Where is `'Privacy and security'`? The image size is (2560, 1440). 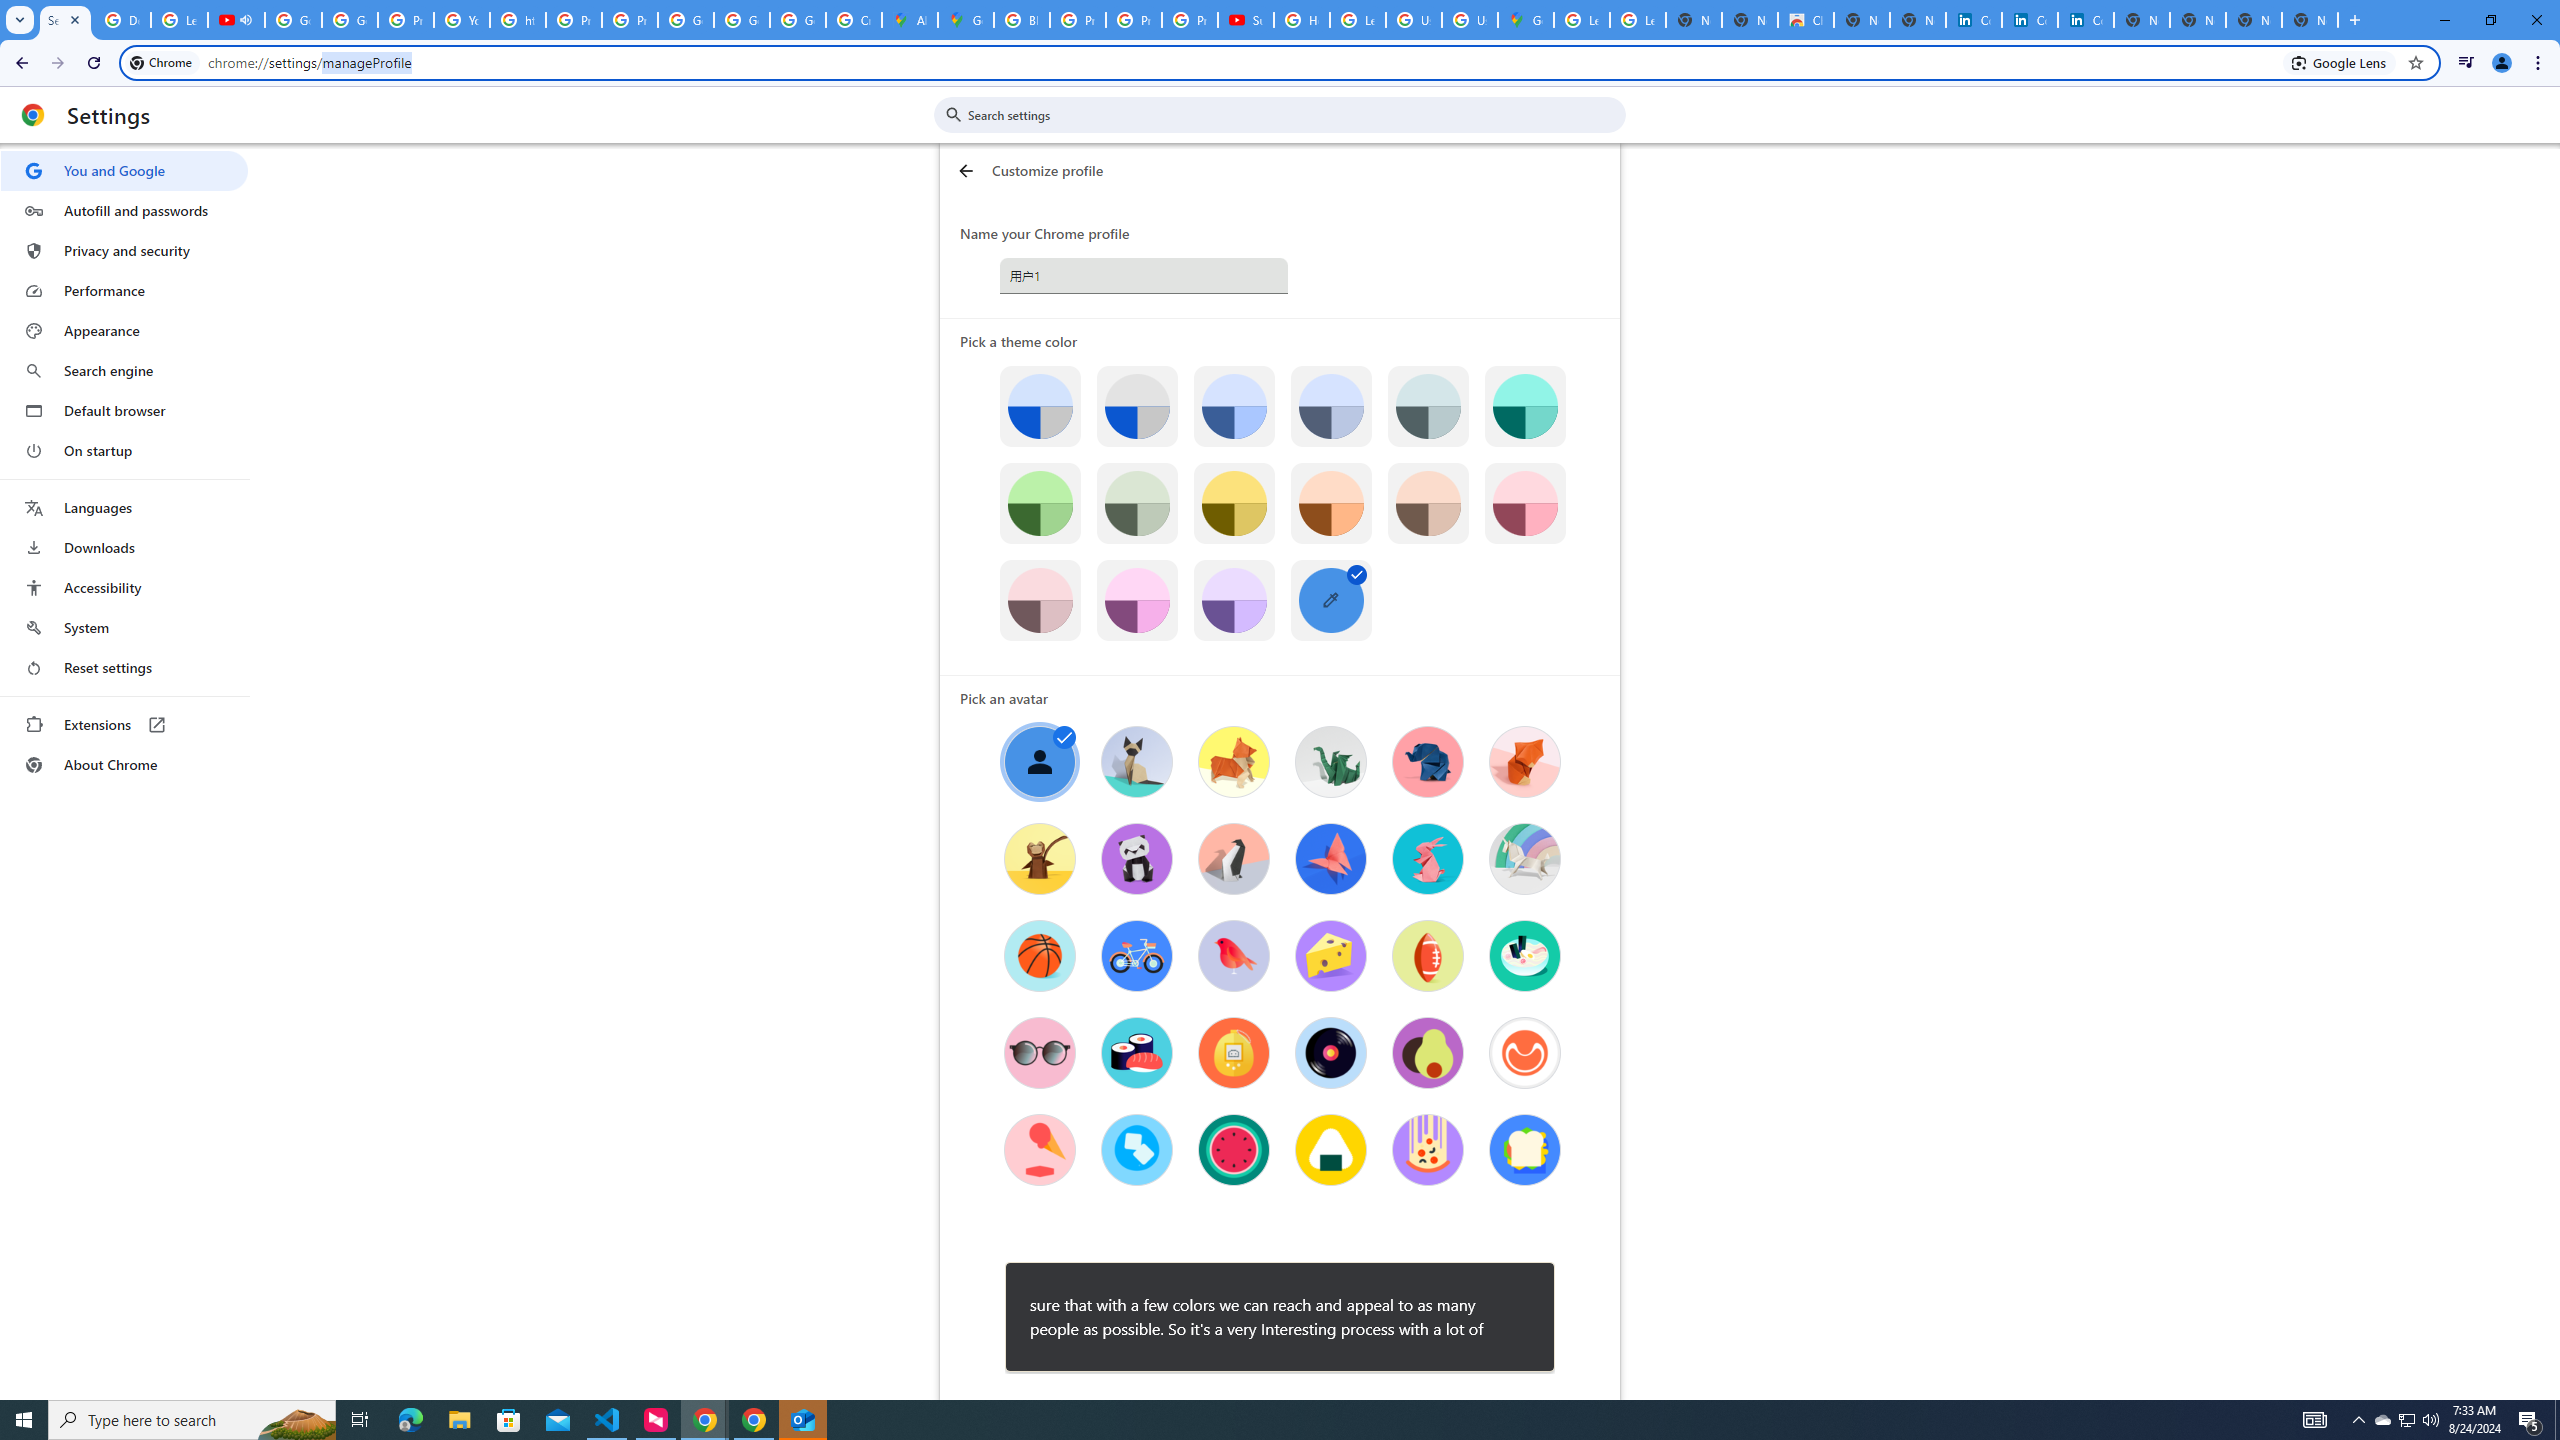 'Privacy and security' is located at coordinates (123, 249).